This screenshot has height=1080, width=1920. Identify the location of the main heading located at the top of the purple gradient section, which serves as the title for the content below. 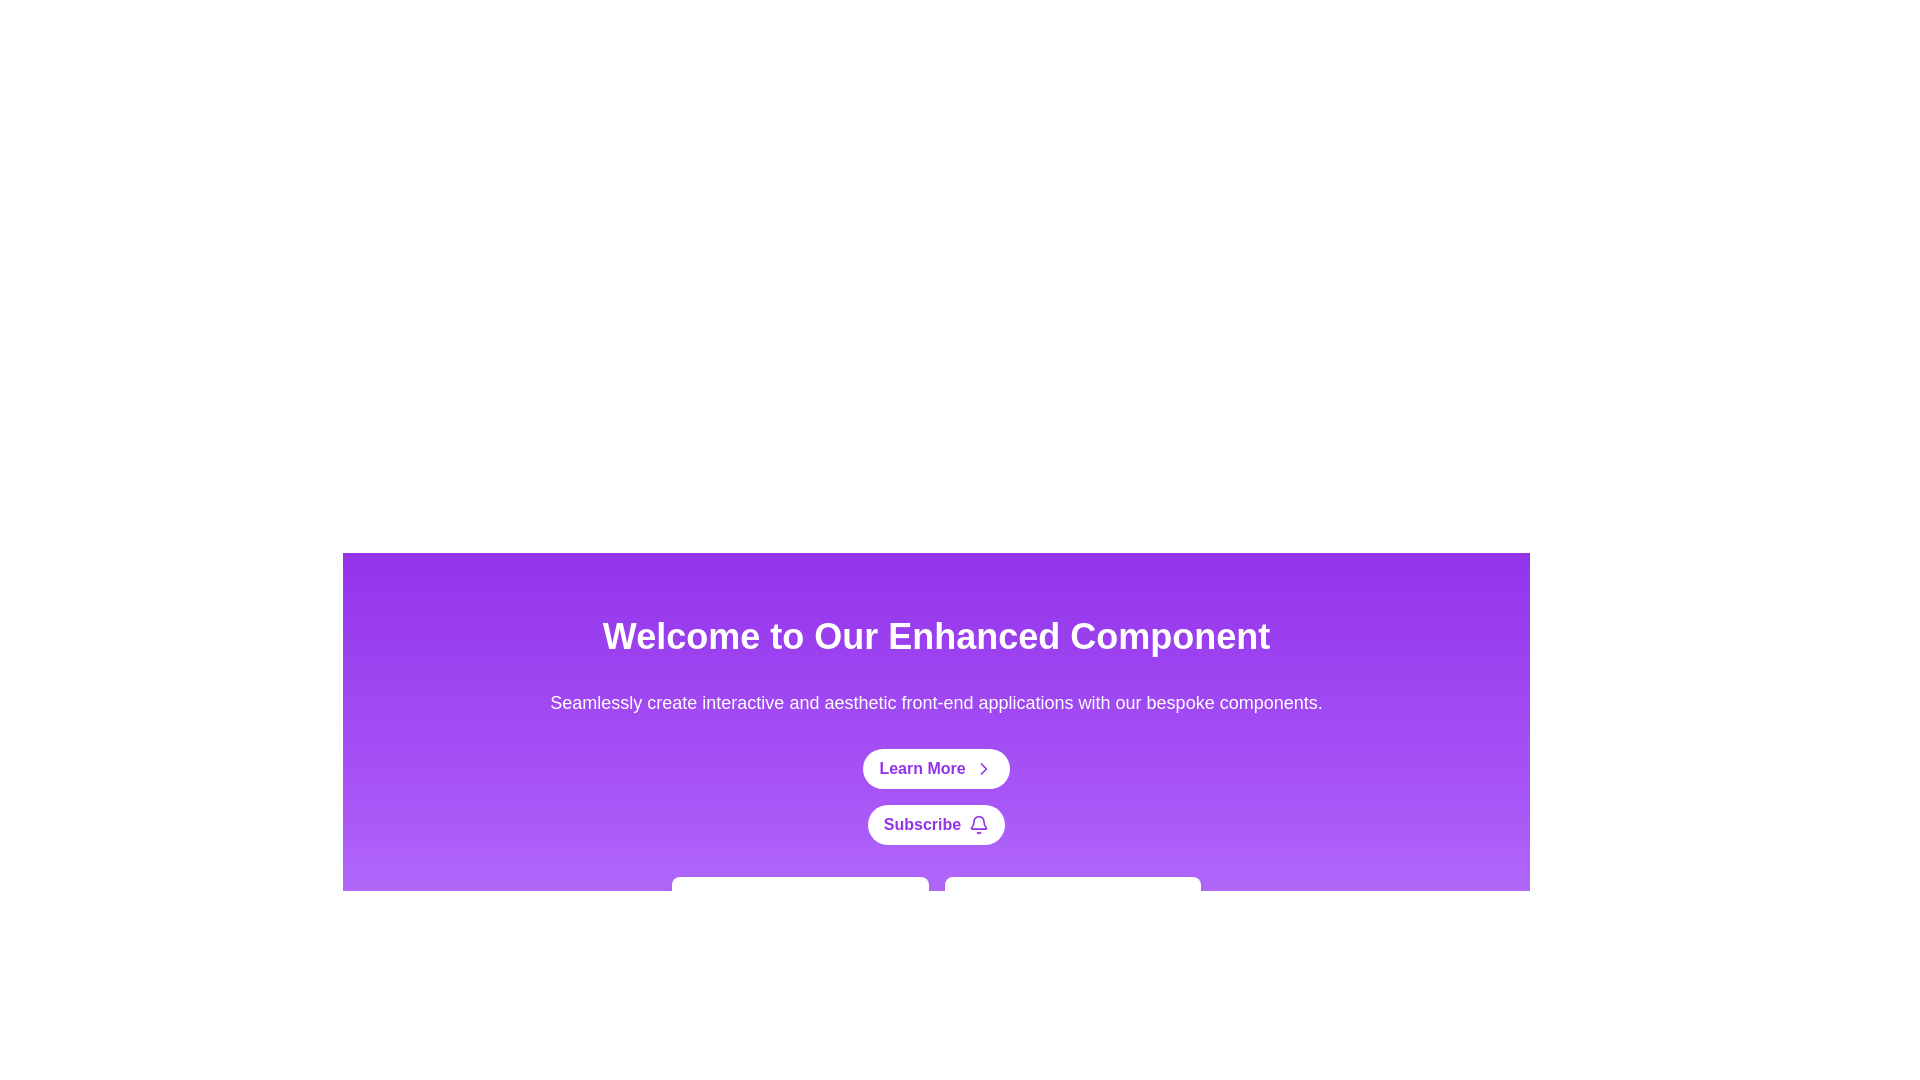
(935, 636).